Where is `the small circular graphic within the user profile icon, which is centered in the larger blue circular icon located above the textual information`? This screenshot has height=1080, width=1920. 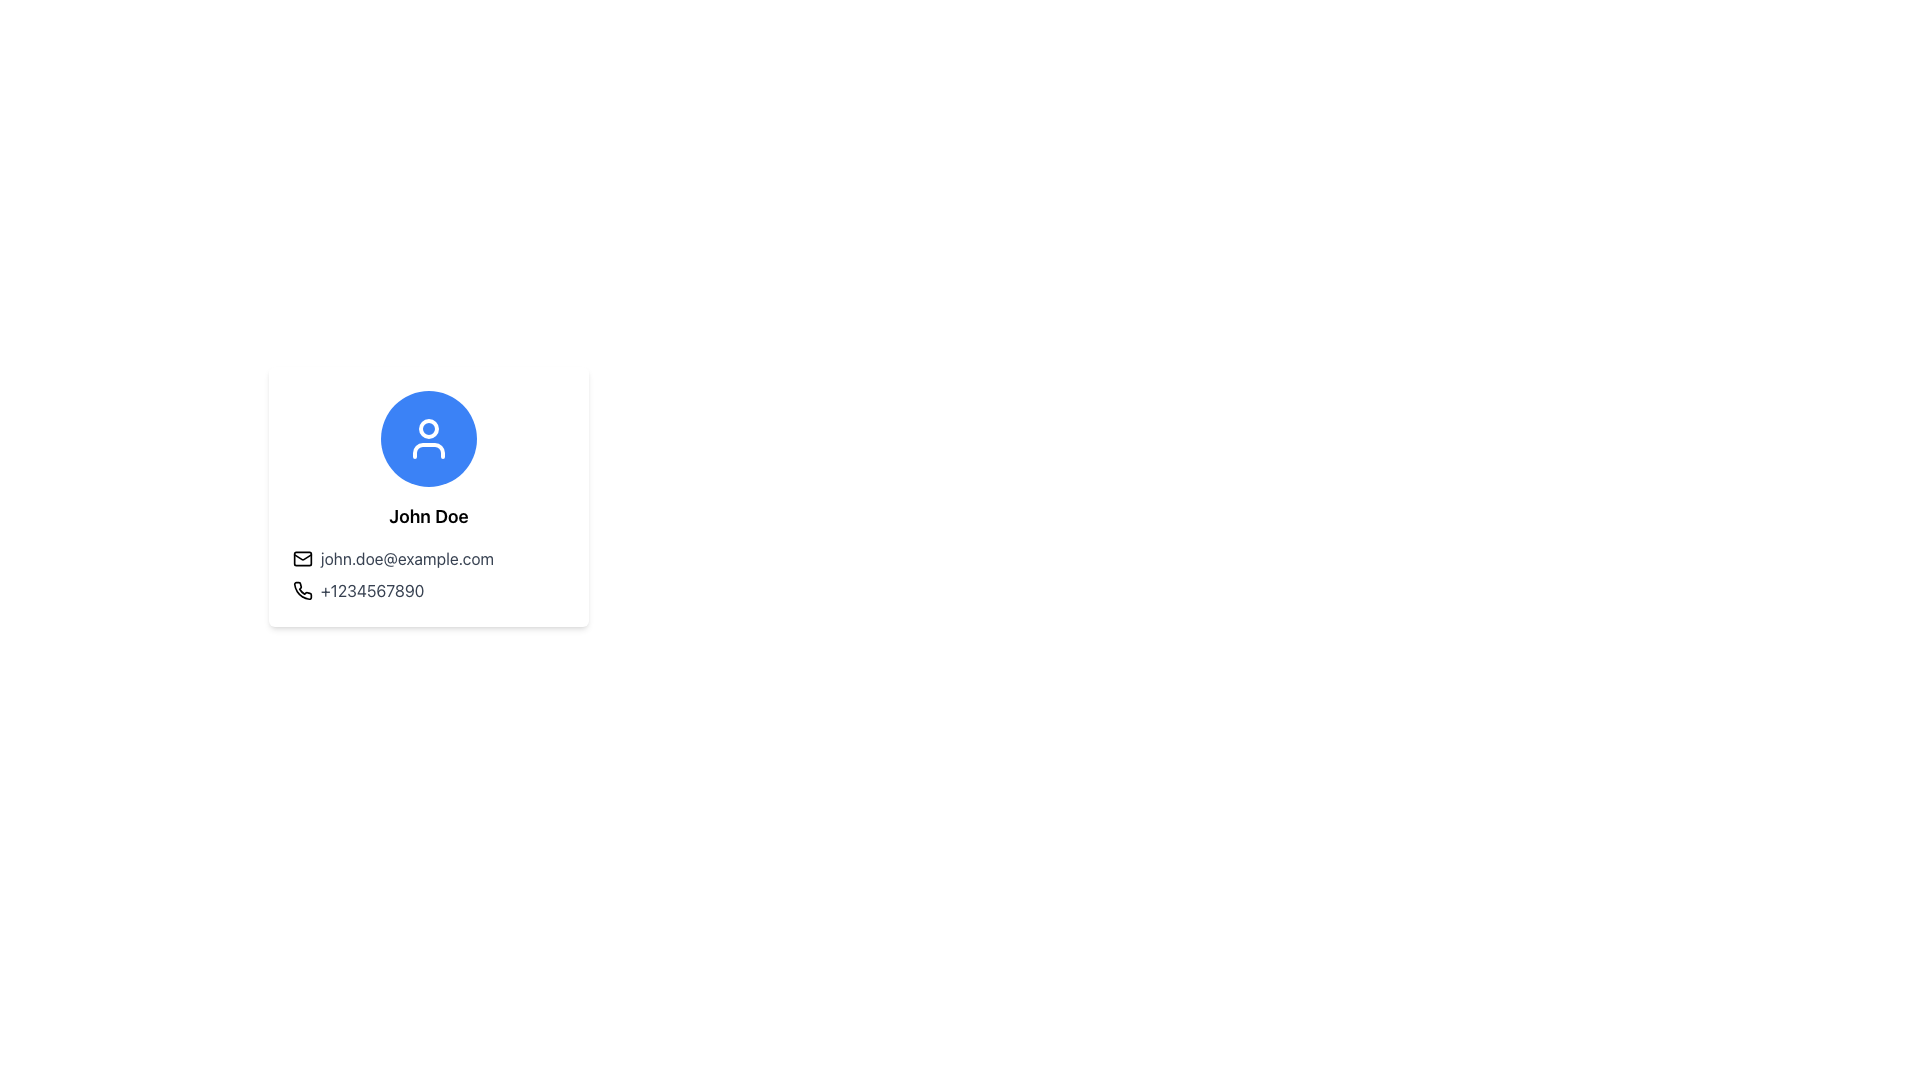 the small circular graphic within the user profile icon, which is centered in the larger blue circular icon located above the textual information is located at coordinates (427, 427).